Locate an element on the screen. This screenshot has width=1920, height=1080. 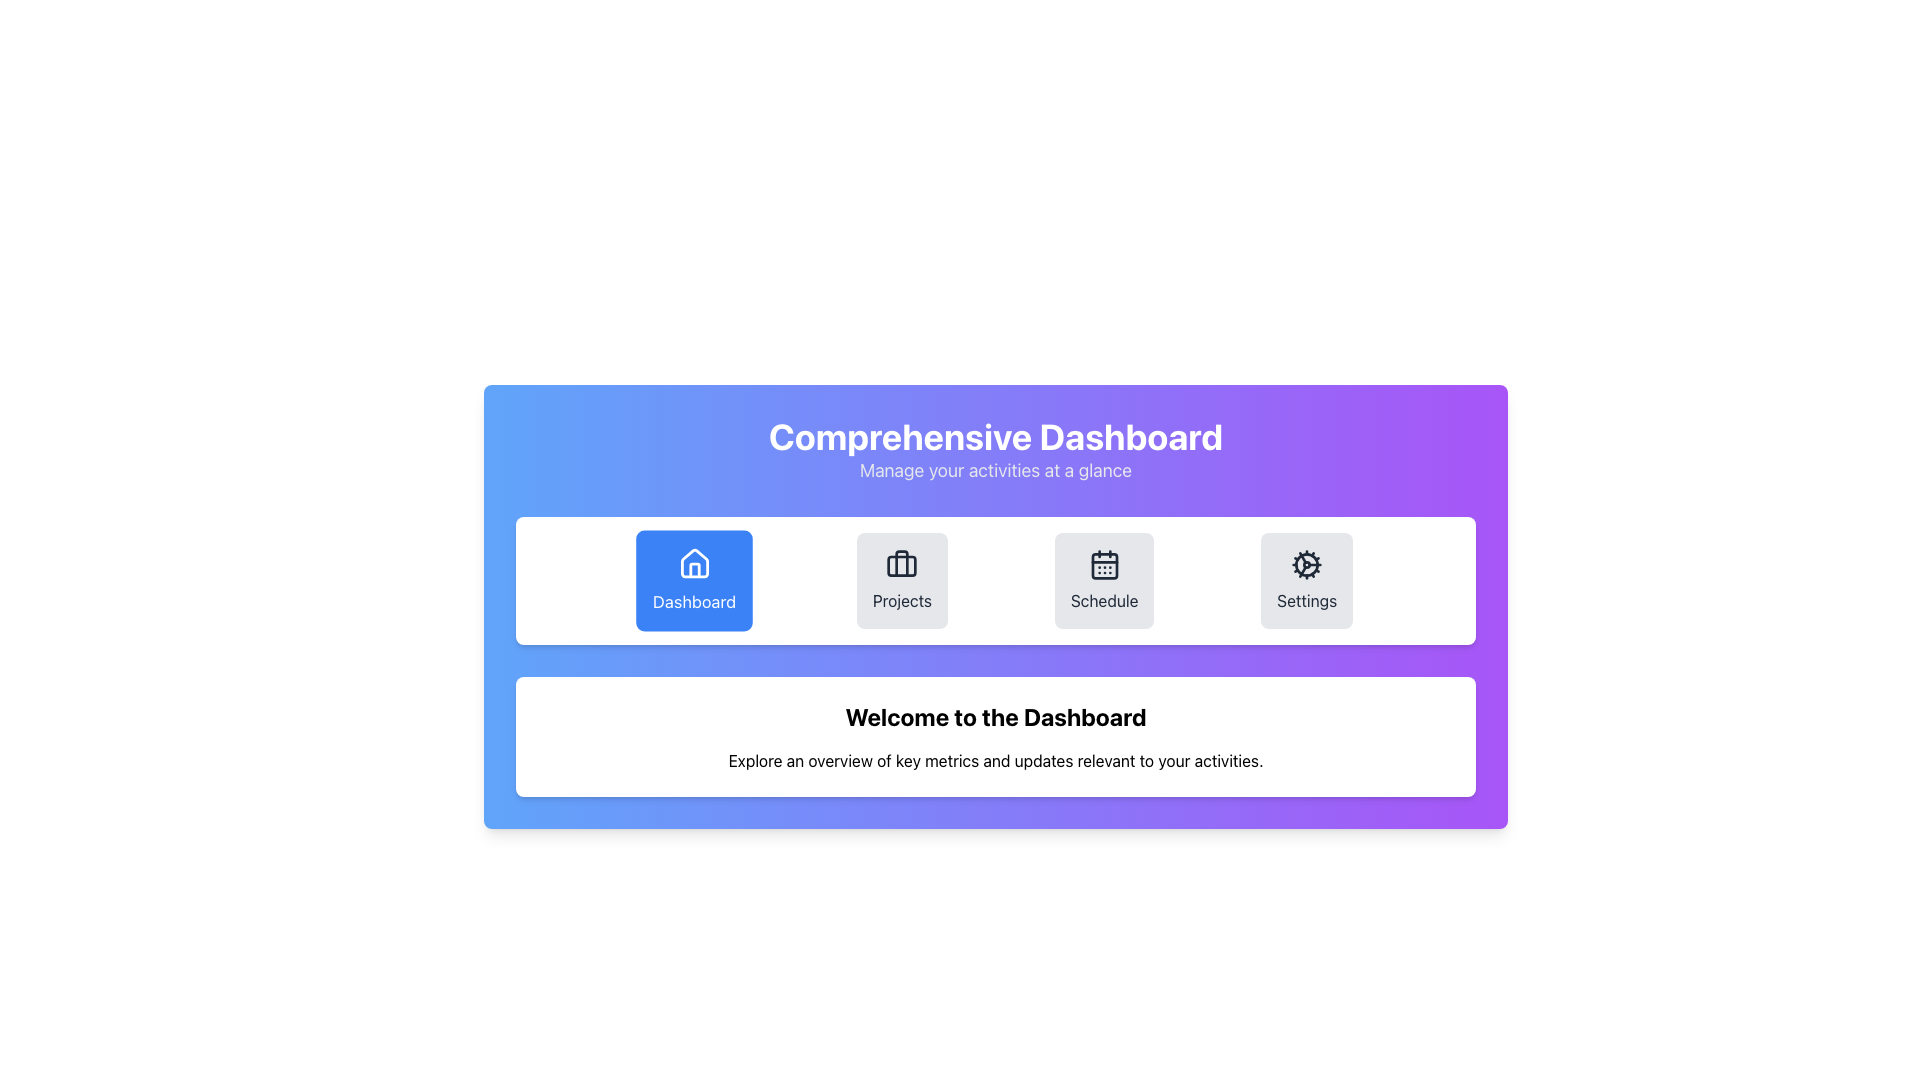
the header text block that describes the page's purpose as a comprehensive dashboard for activity management is located at coordinates (996, 451).